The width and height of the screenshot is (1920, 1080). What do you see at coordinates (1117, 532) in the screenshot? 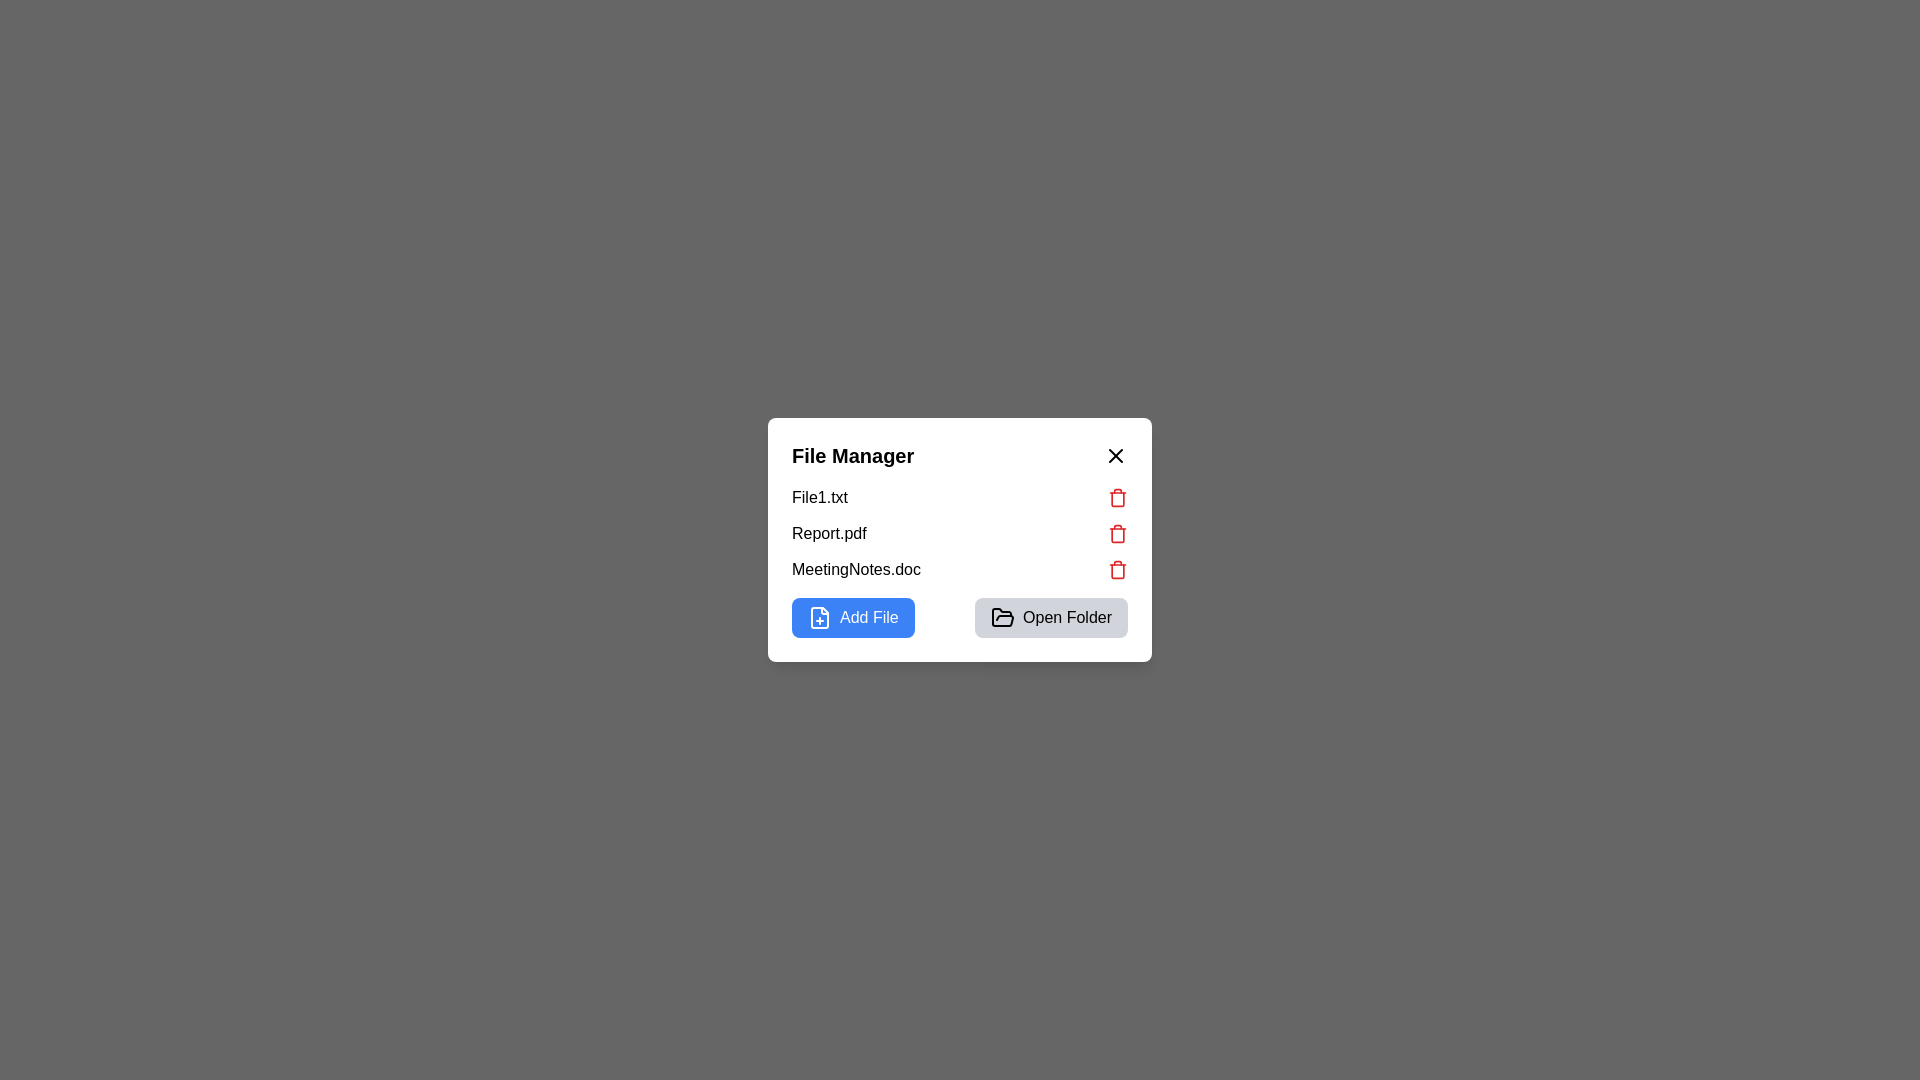
I see `the delete icon next to 'Report.pdf'` at bounding box center [1117, 532].